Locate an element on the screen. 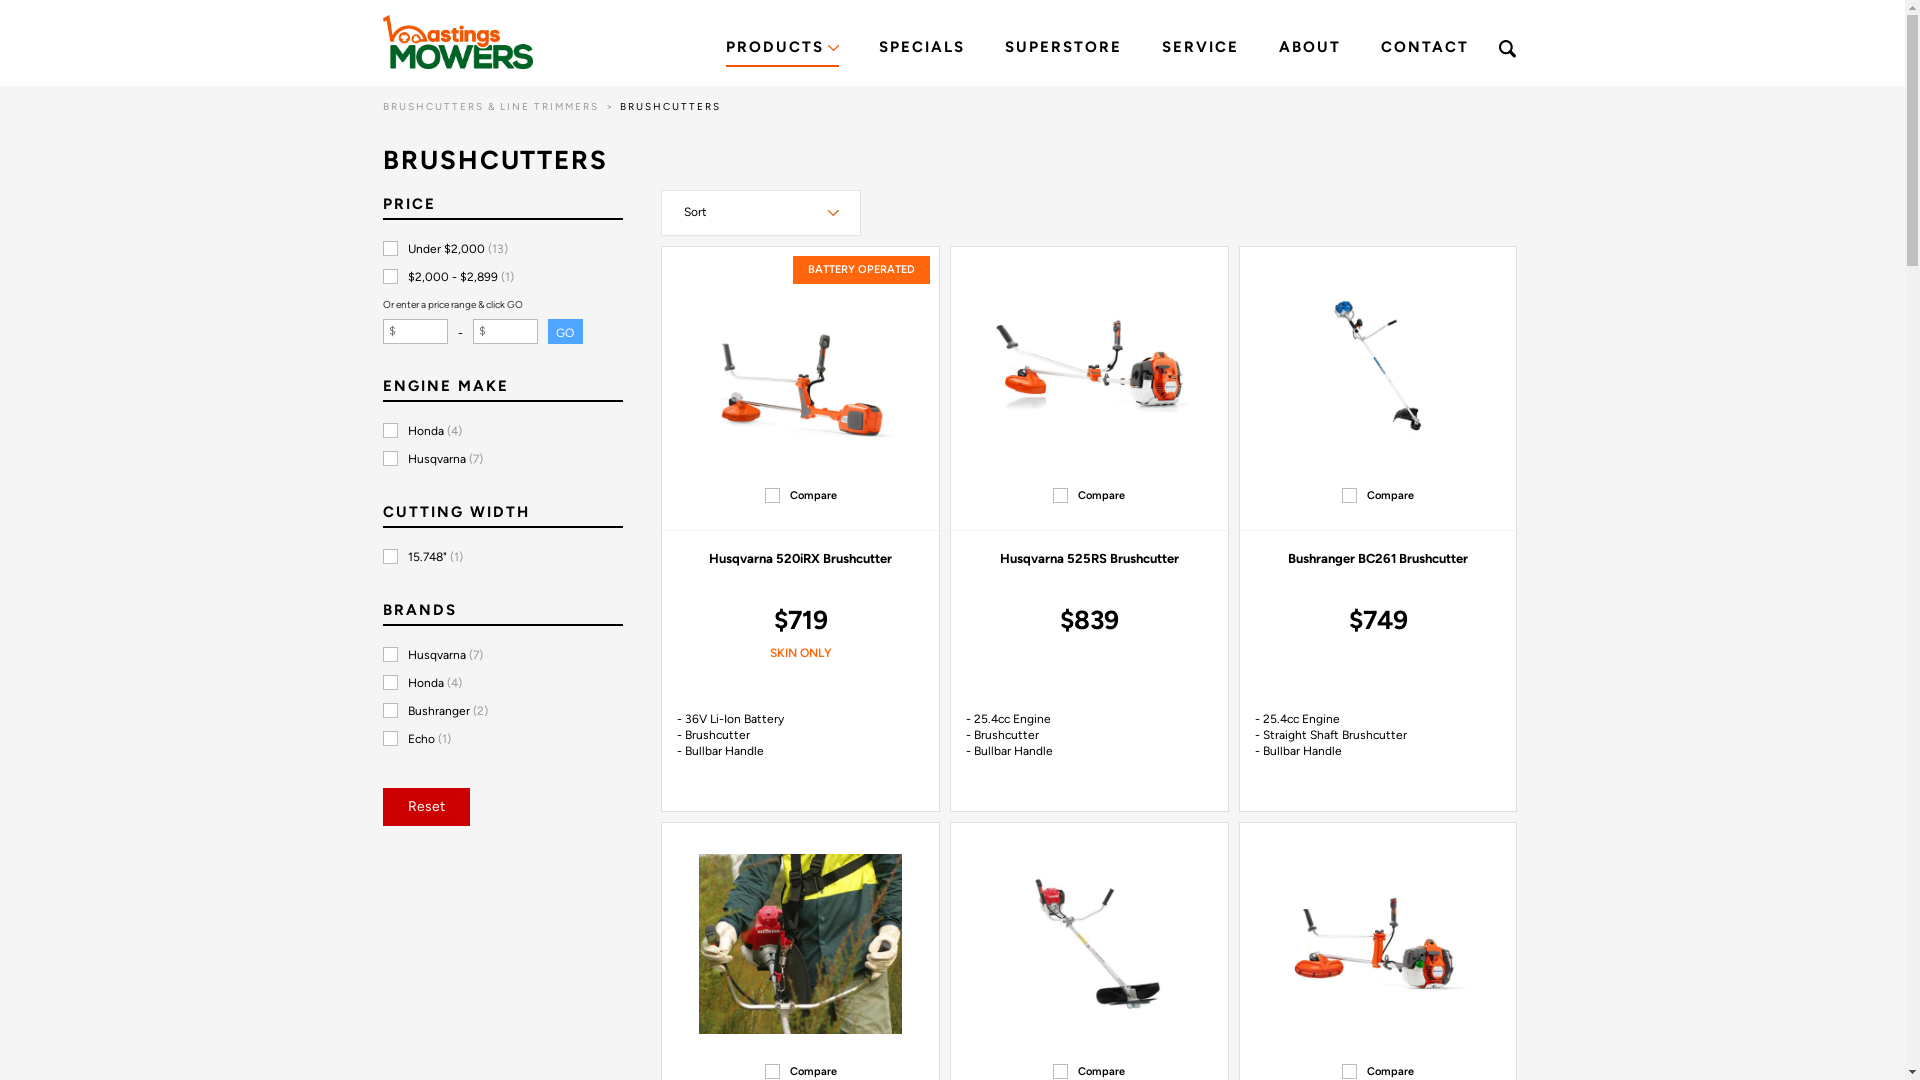  'Reset' is located at coordinates (424, 805).